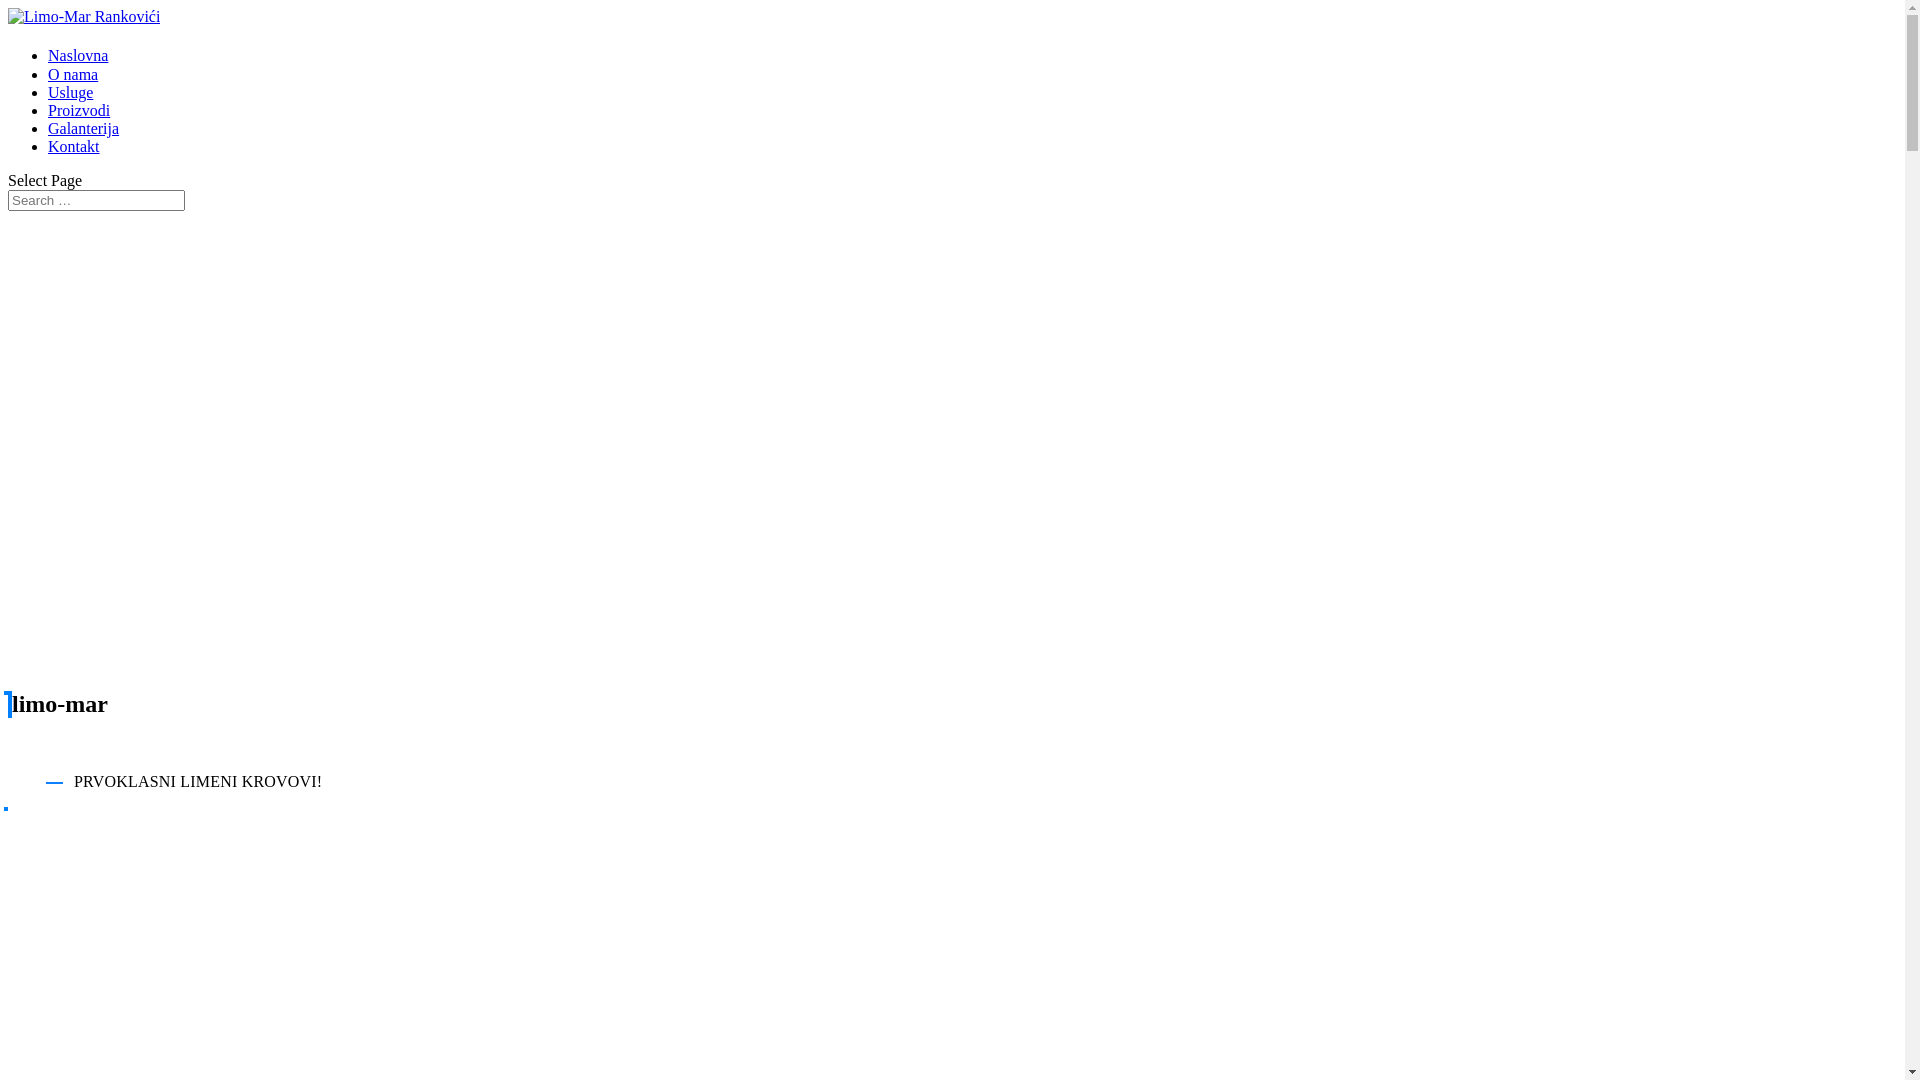 The image size is (1920, 1080). What do you see at coordinates (82, 128) in the screenshot?
I see `'Galanterija'` at bounding box center [82, 128].